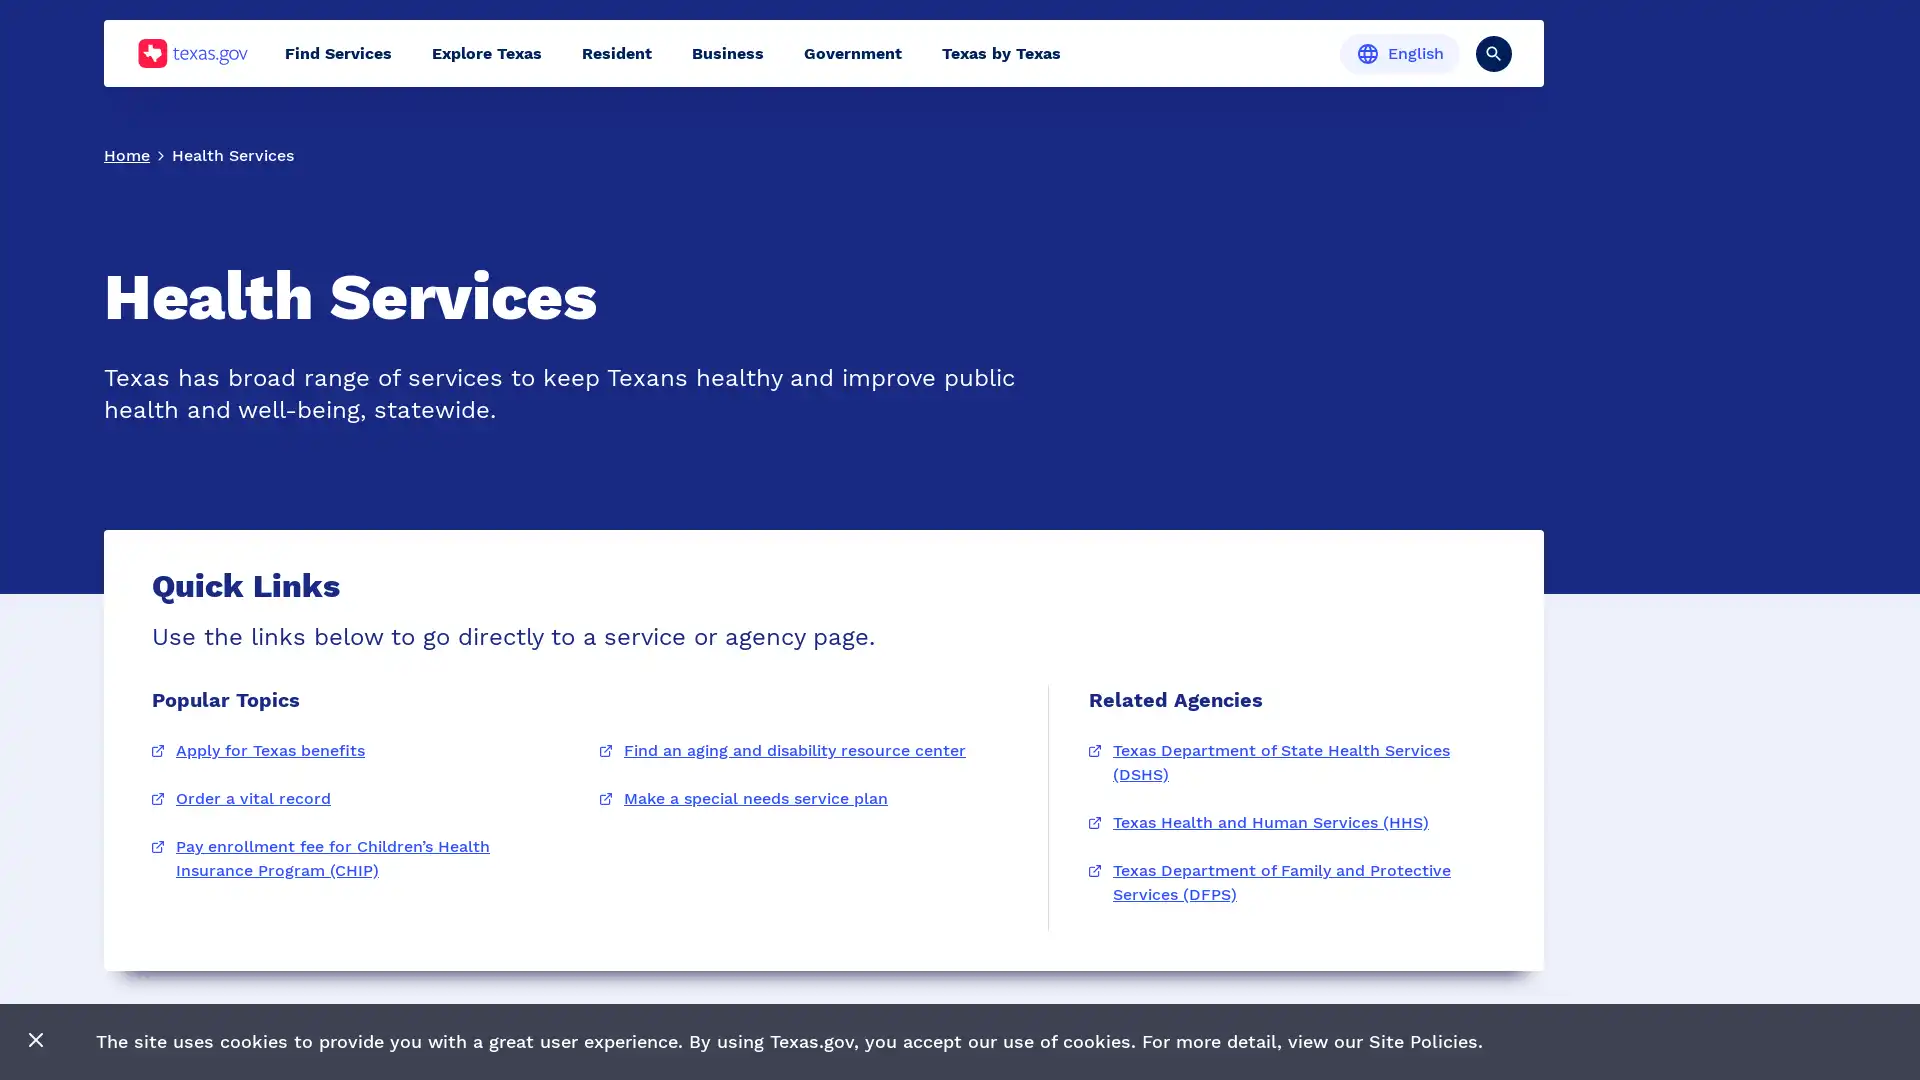  Describe the element at coordinates (616, 52) in the screenshot. I see `Resident` at that location.